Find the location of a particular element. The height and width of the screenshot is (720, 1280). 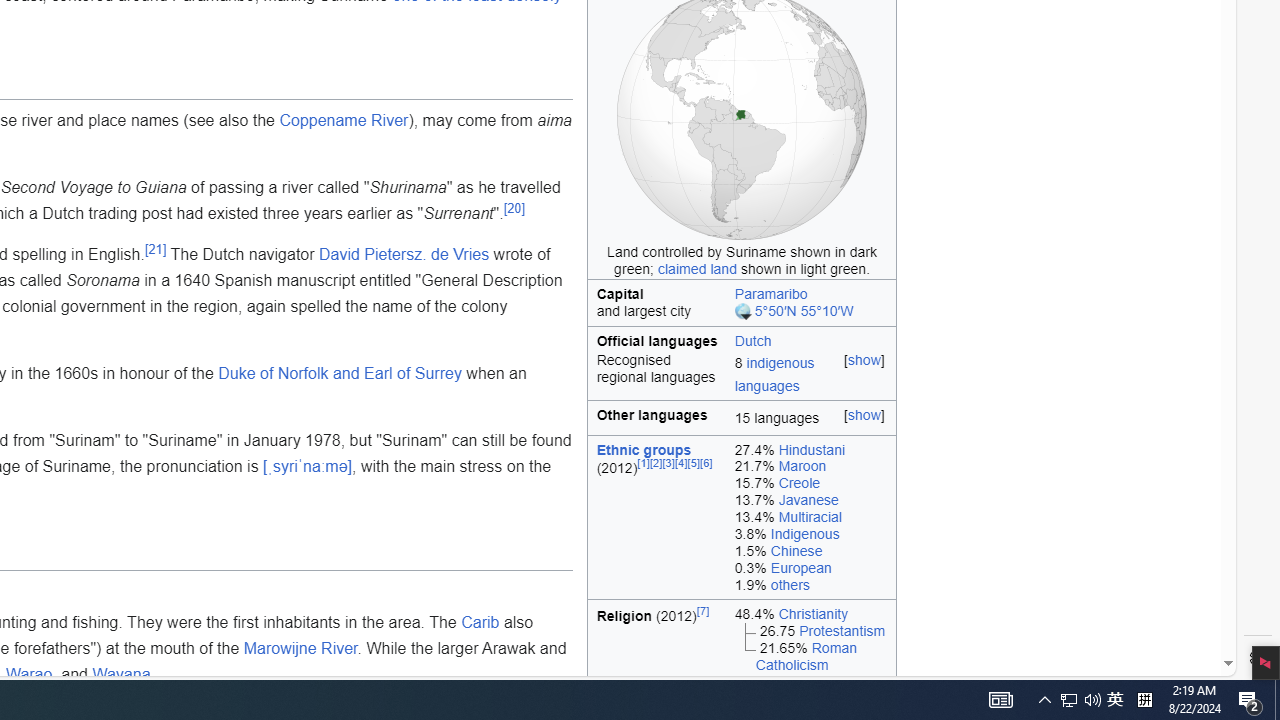

'European' is located at coordinates (801, 567).